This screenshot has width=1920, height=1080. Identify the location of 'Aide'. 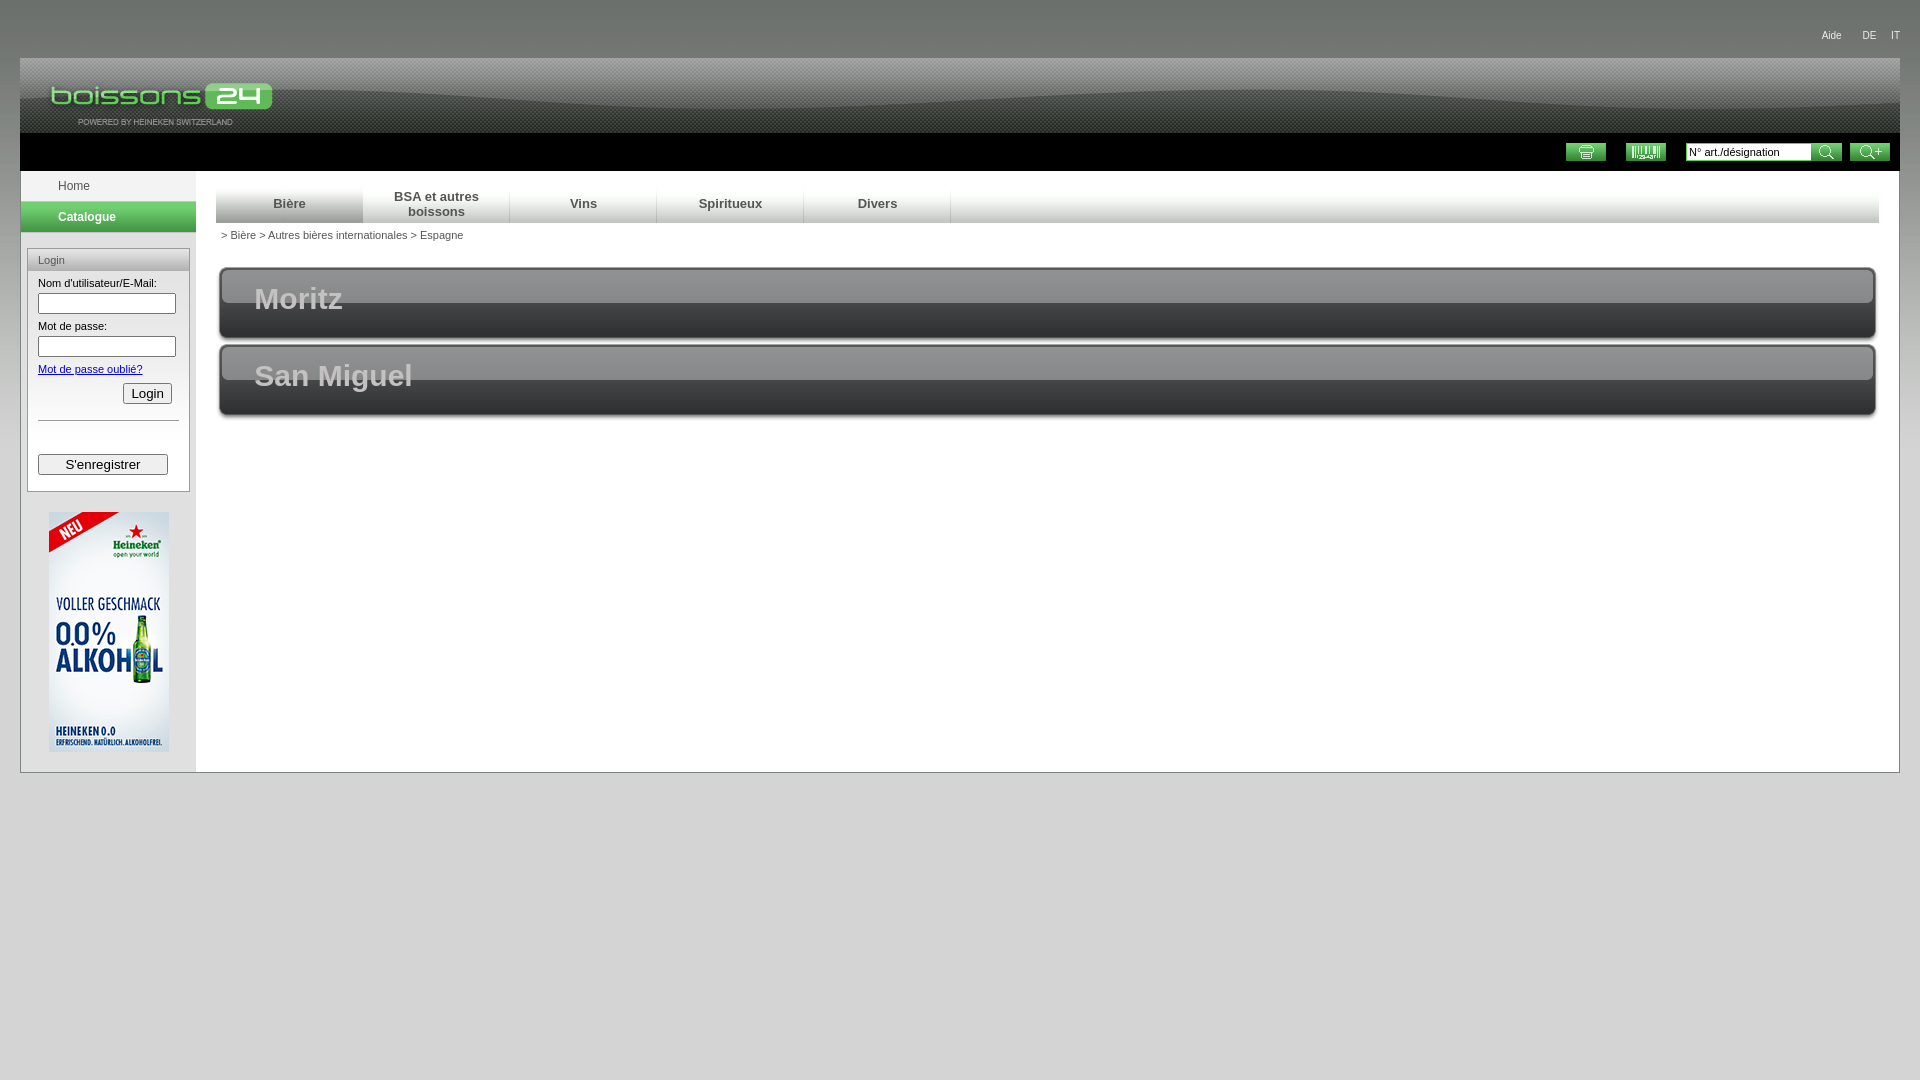
(1832, 35).